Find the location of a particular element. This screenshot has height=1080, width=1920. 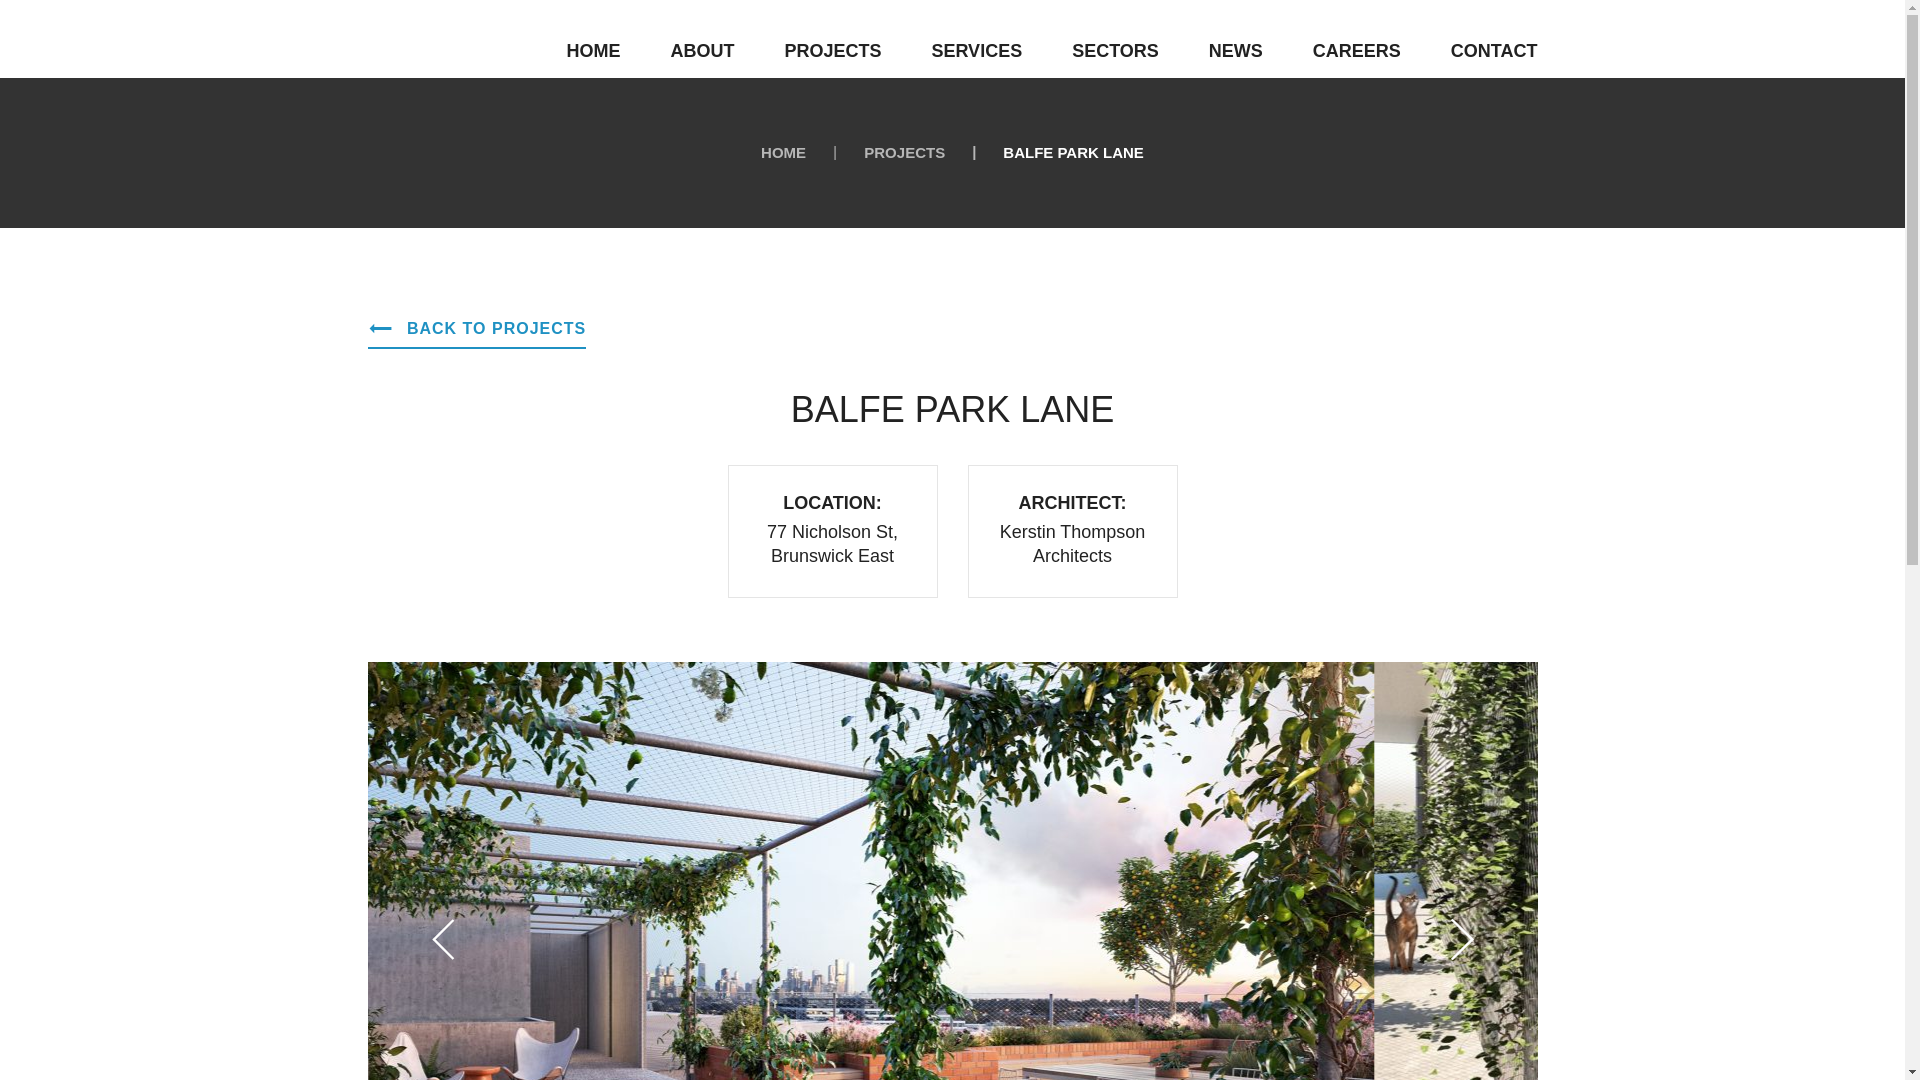

'ABOUT' is located at coordinates (701, 49).